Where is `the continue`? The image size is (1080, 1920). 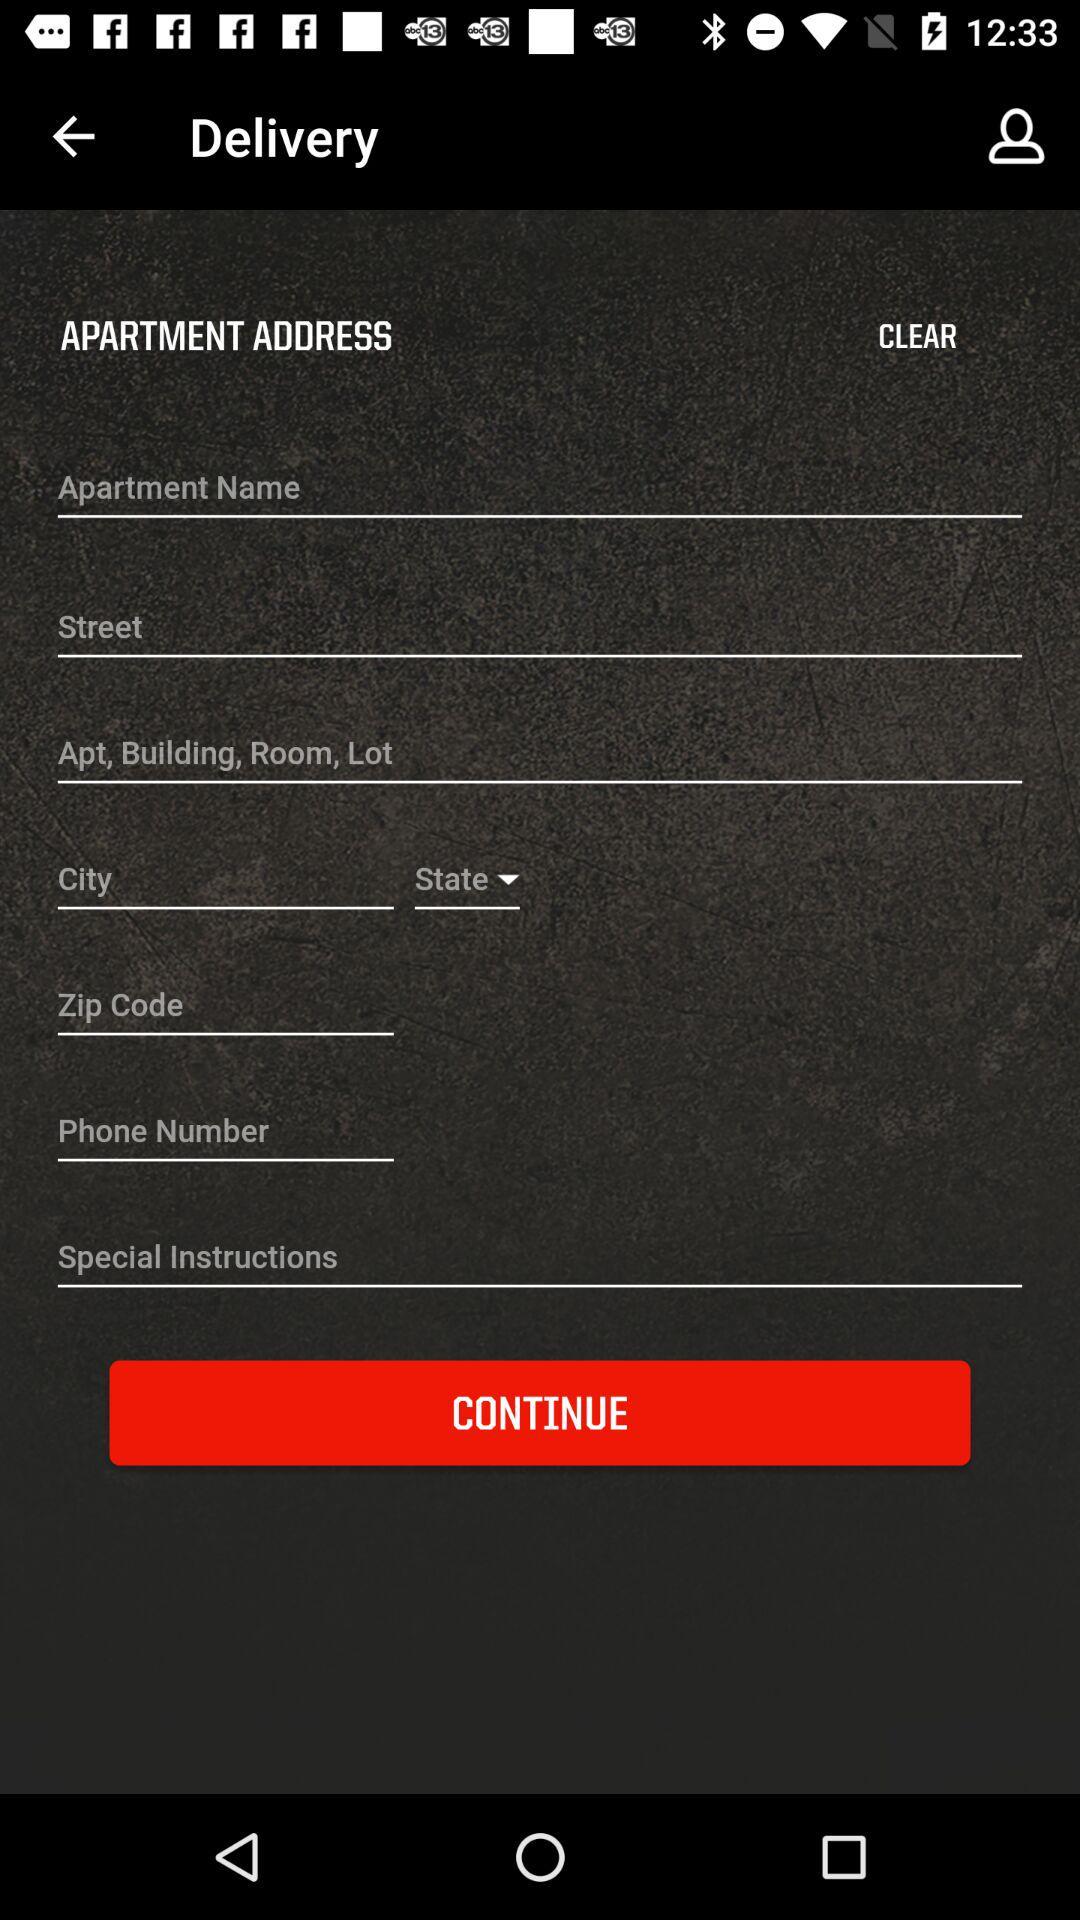
the continue is located at coordinates (540, 1411).